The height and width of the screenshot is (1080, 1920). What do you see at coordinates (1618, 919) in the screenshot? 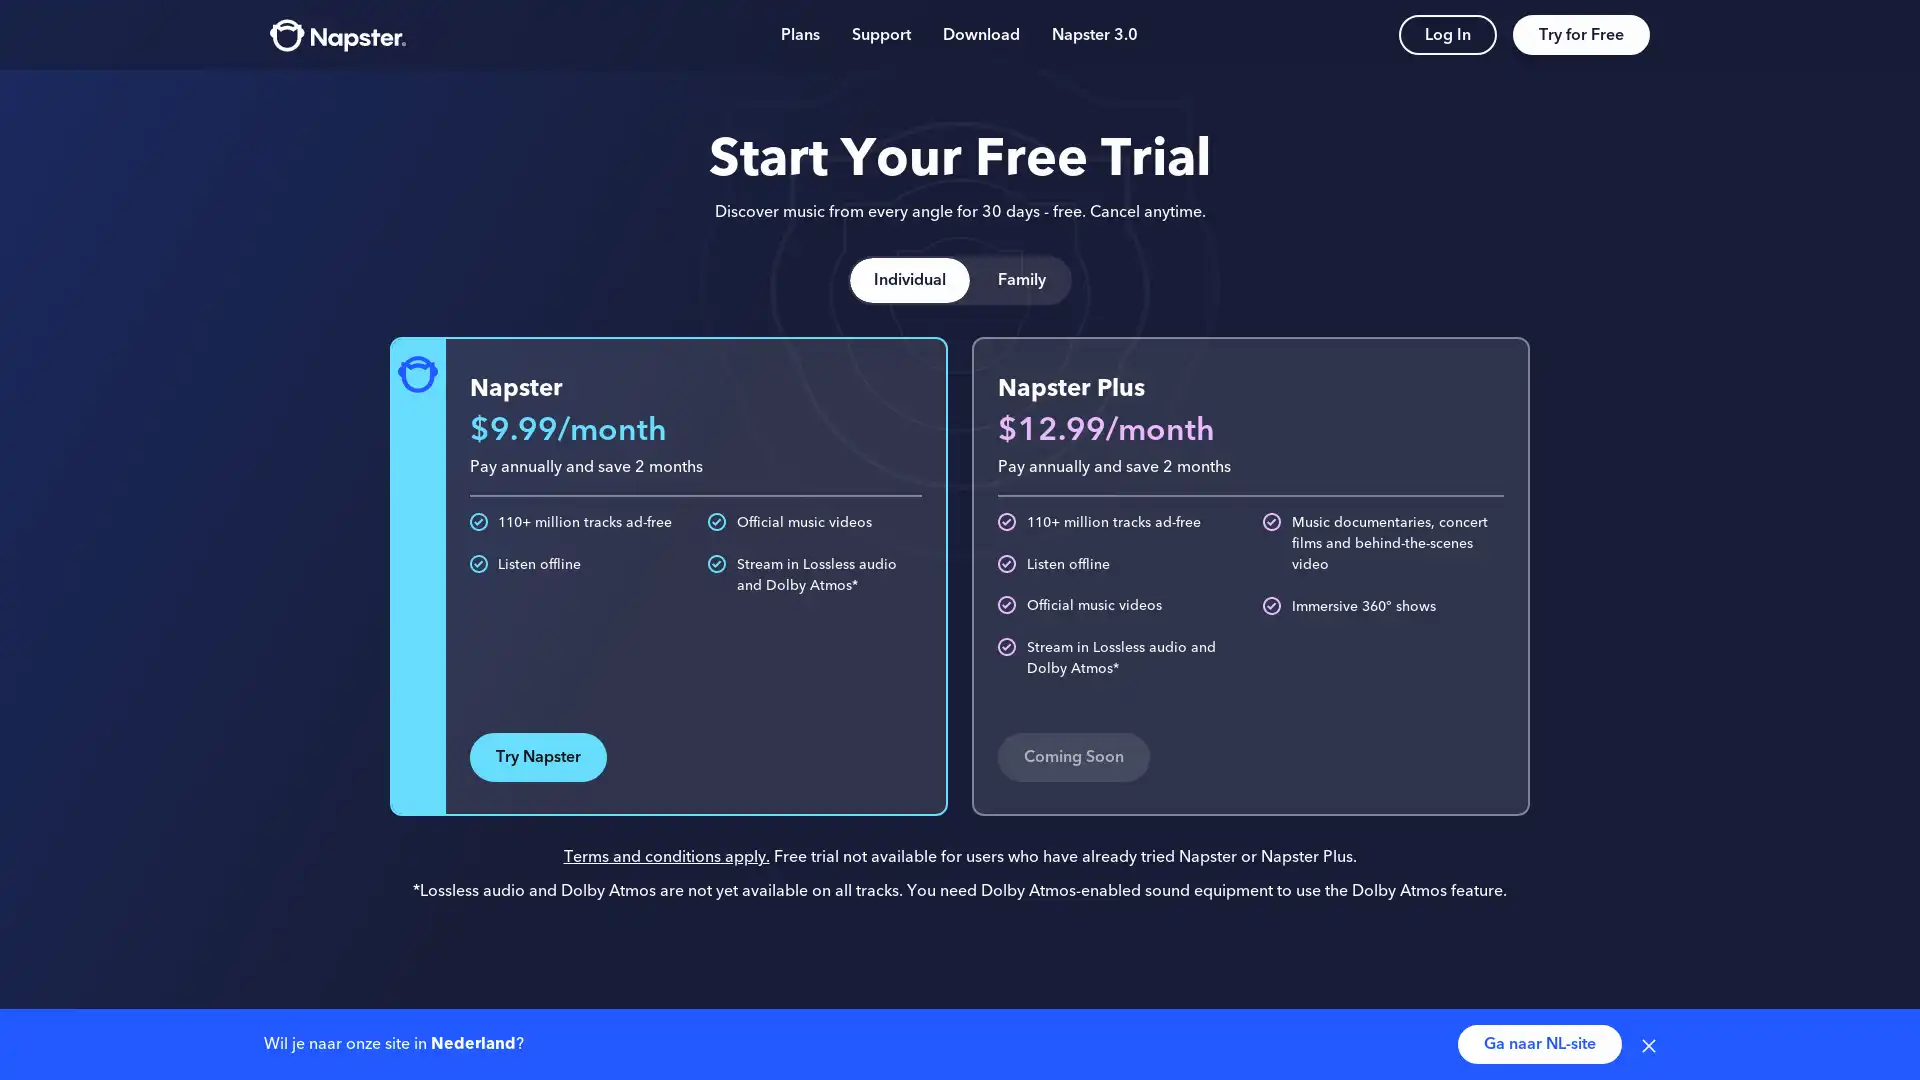
I see `Settings` at bounding box center [1618, 919].